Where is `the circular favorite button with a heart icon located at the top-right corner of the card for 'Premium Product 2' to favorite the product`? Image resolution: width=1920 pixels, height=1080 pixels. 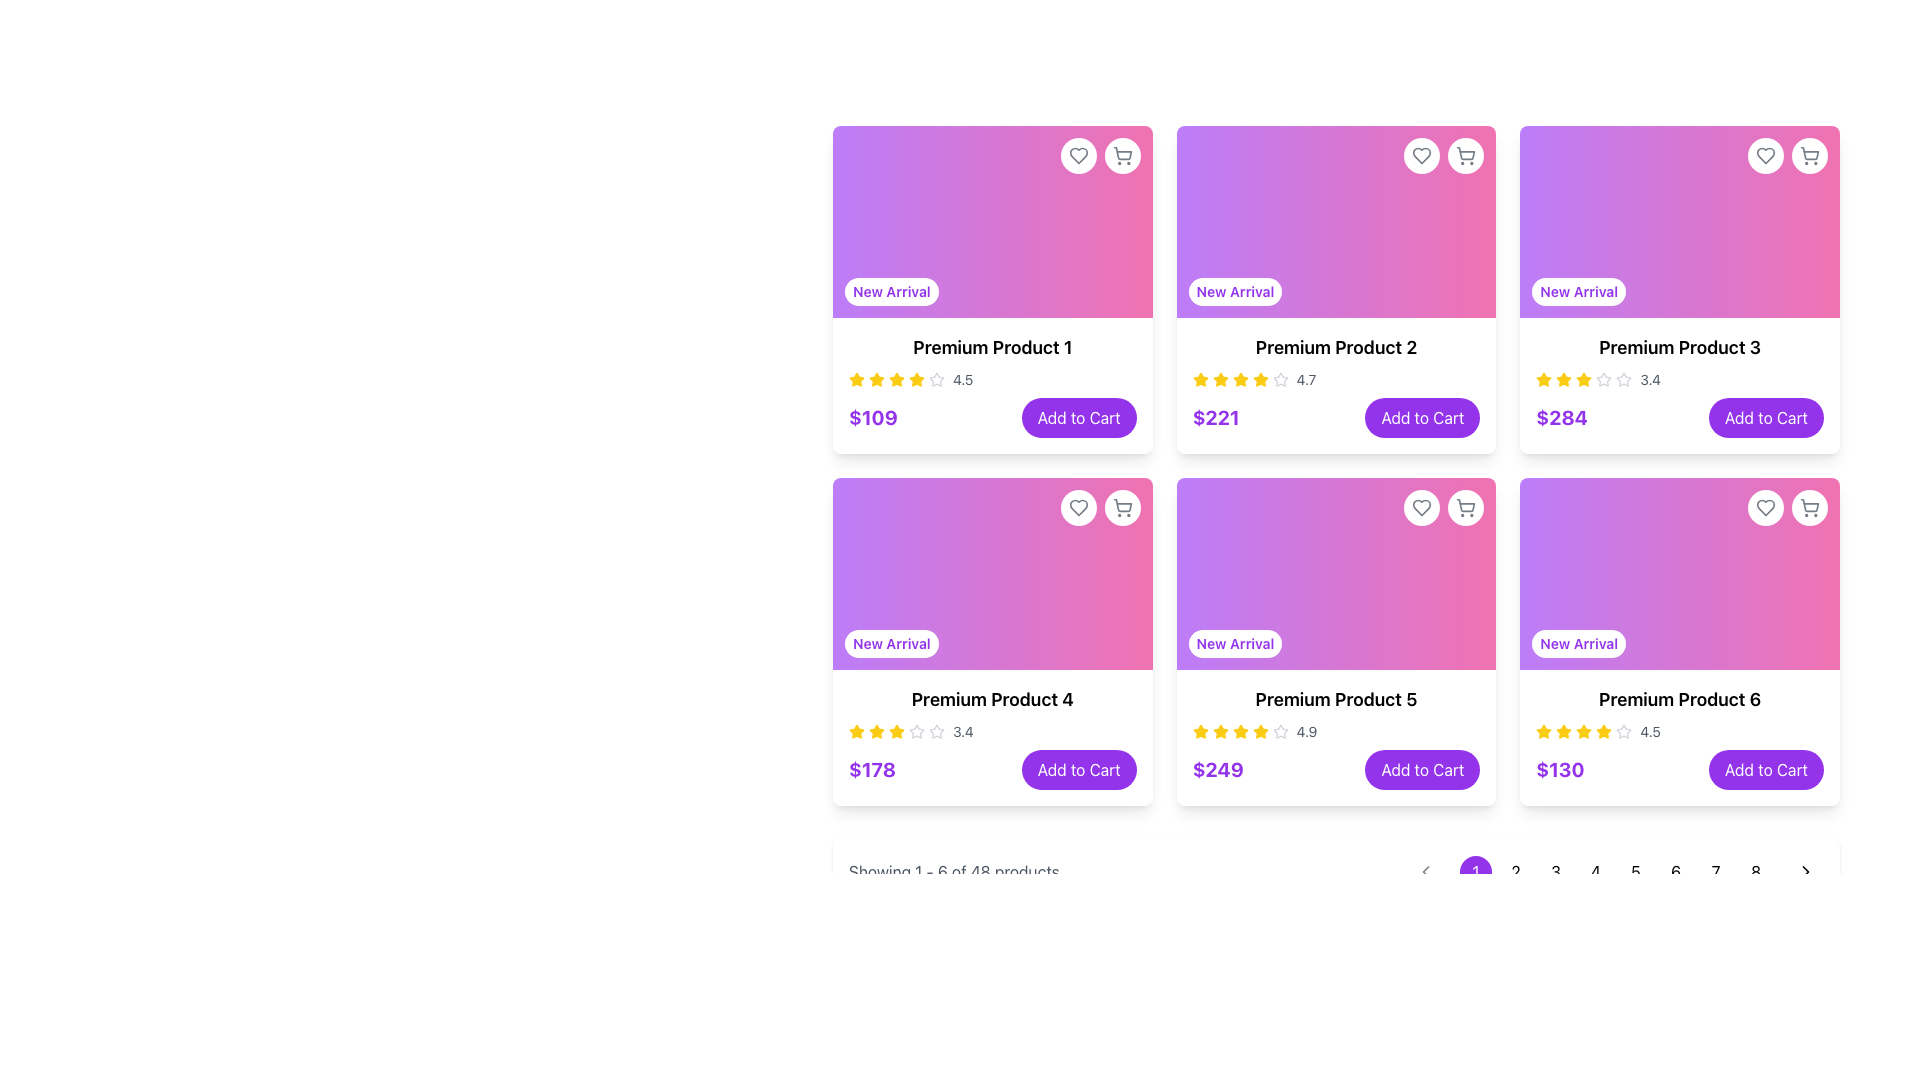
the circular favorite button with a heart icon located at the top-right corner of the card for 'Premium Product 2' to favorite the product is located at coordinates (1420, 154).